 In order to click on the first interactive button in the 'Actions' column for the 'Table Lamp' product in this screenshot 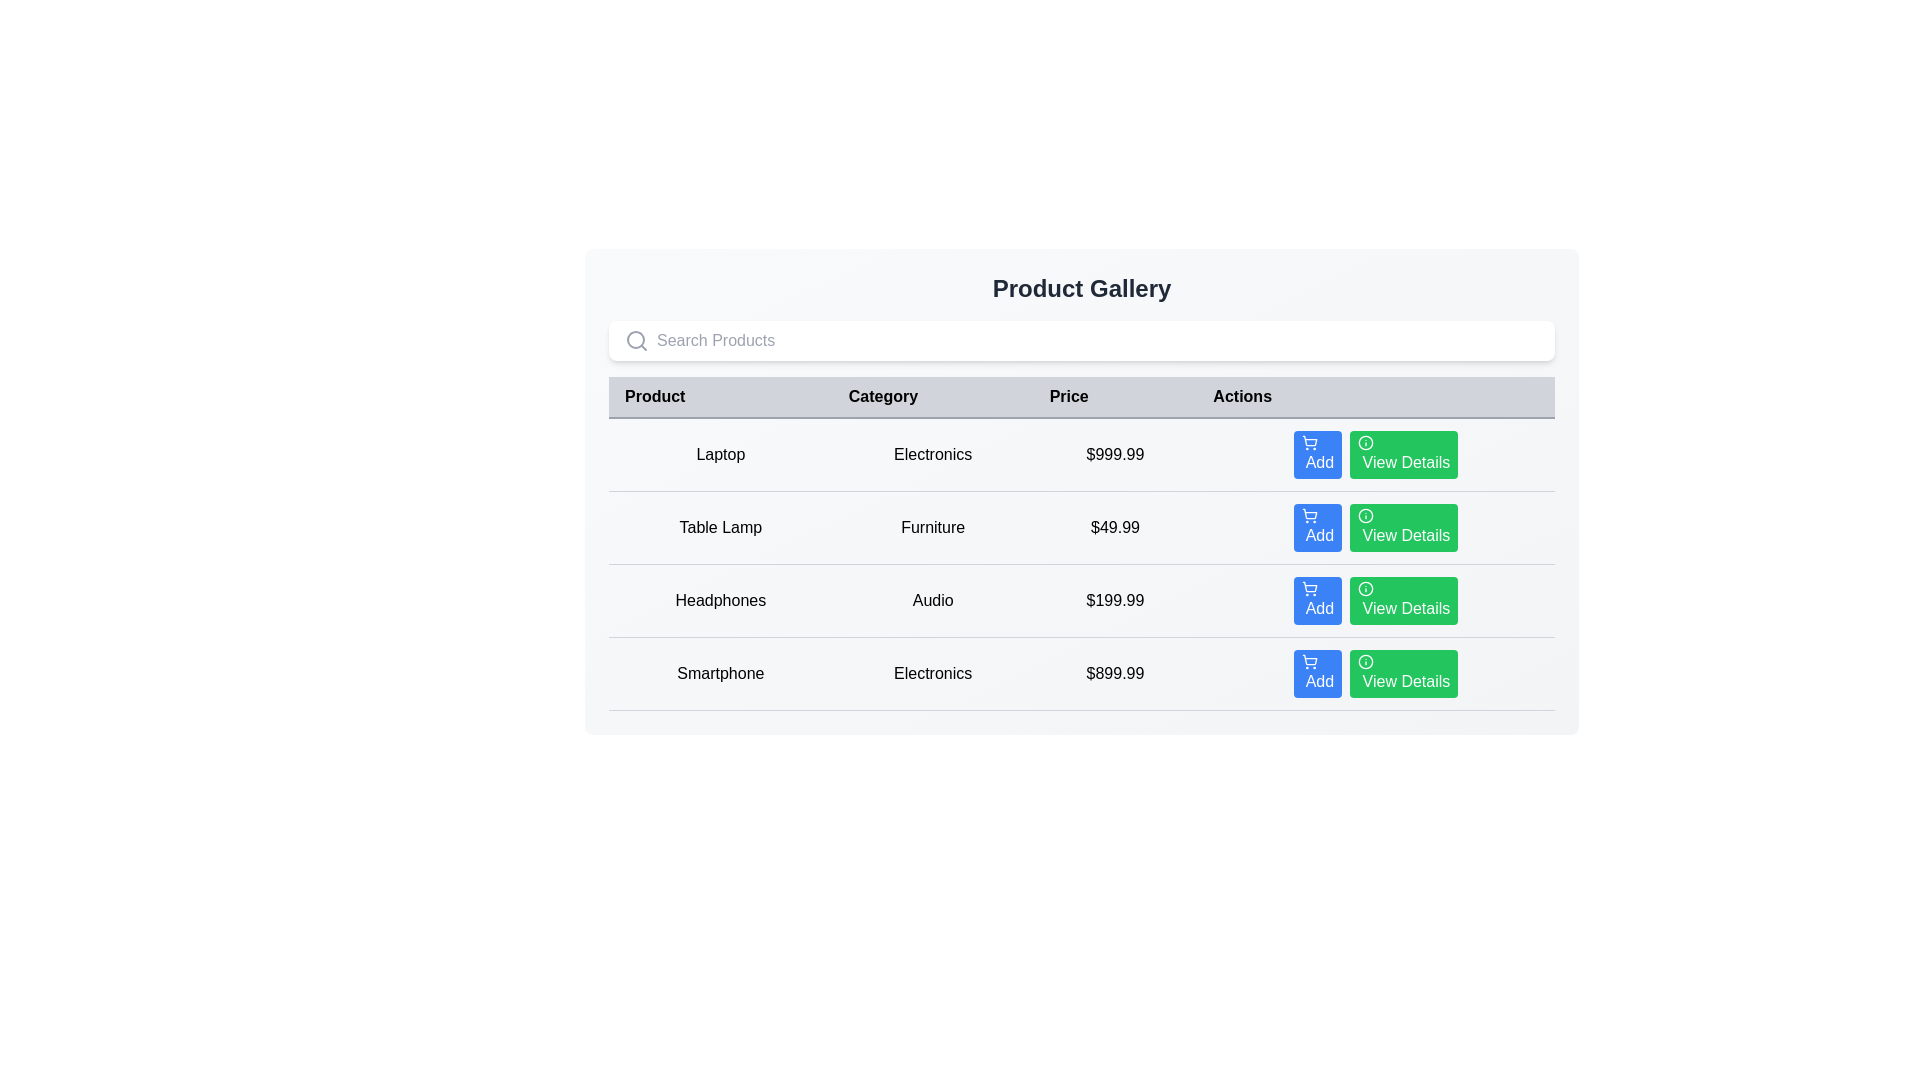, I will do `click(1318, 527)`.